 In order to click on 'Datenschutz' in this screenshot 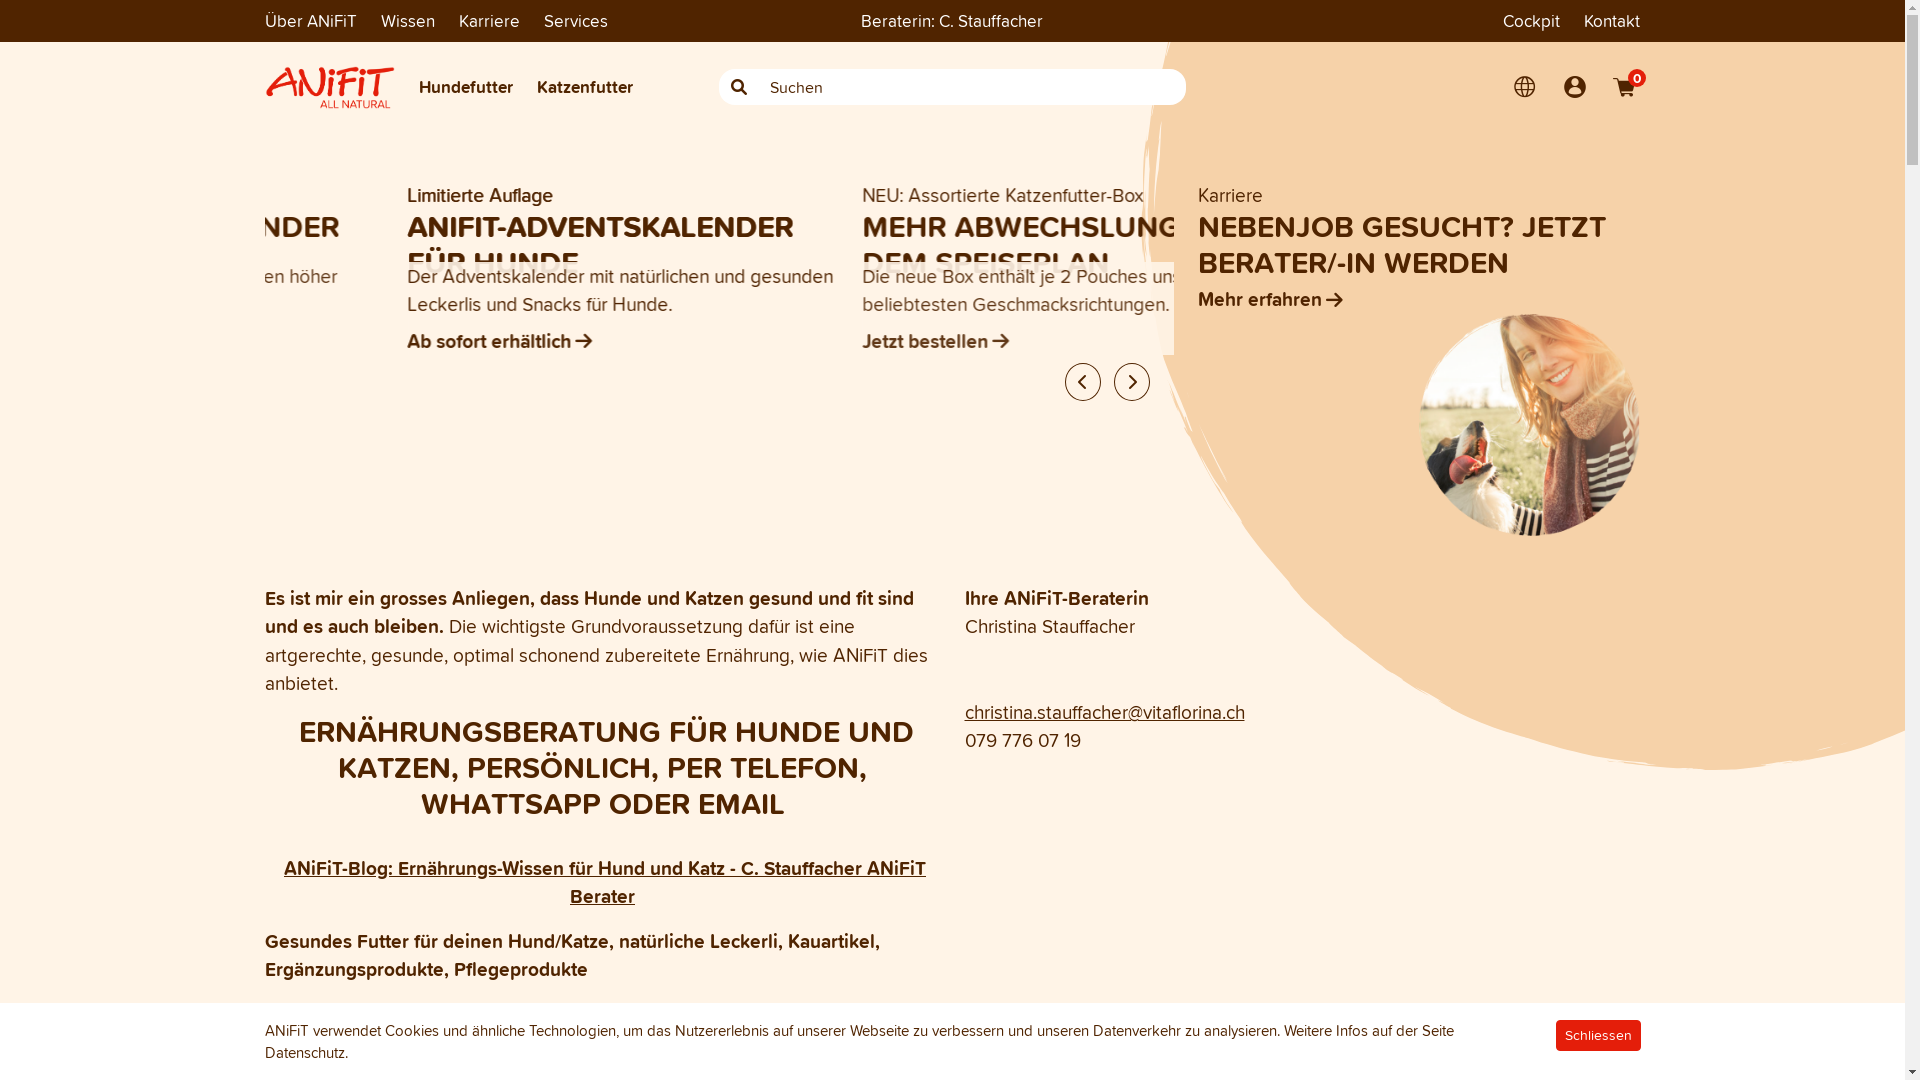, I will do `click(302, 1052)`.